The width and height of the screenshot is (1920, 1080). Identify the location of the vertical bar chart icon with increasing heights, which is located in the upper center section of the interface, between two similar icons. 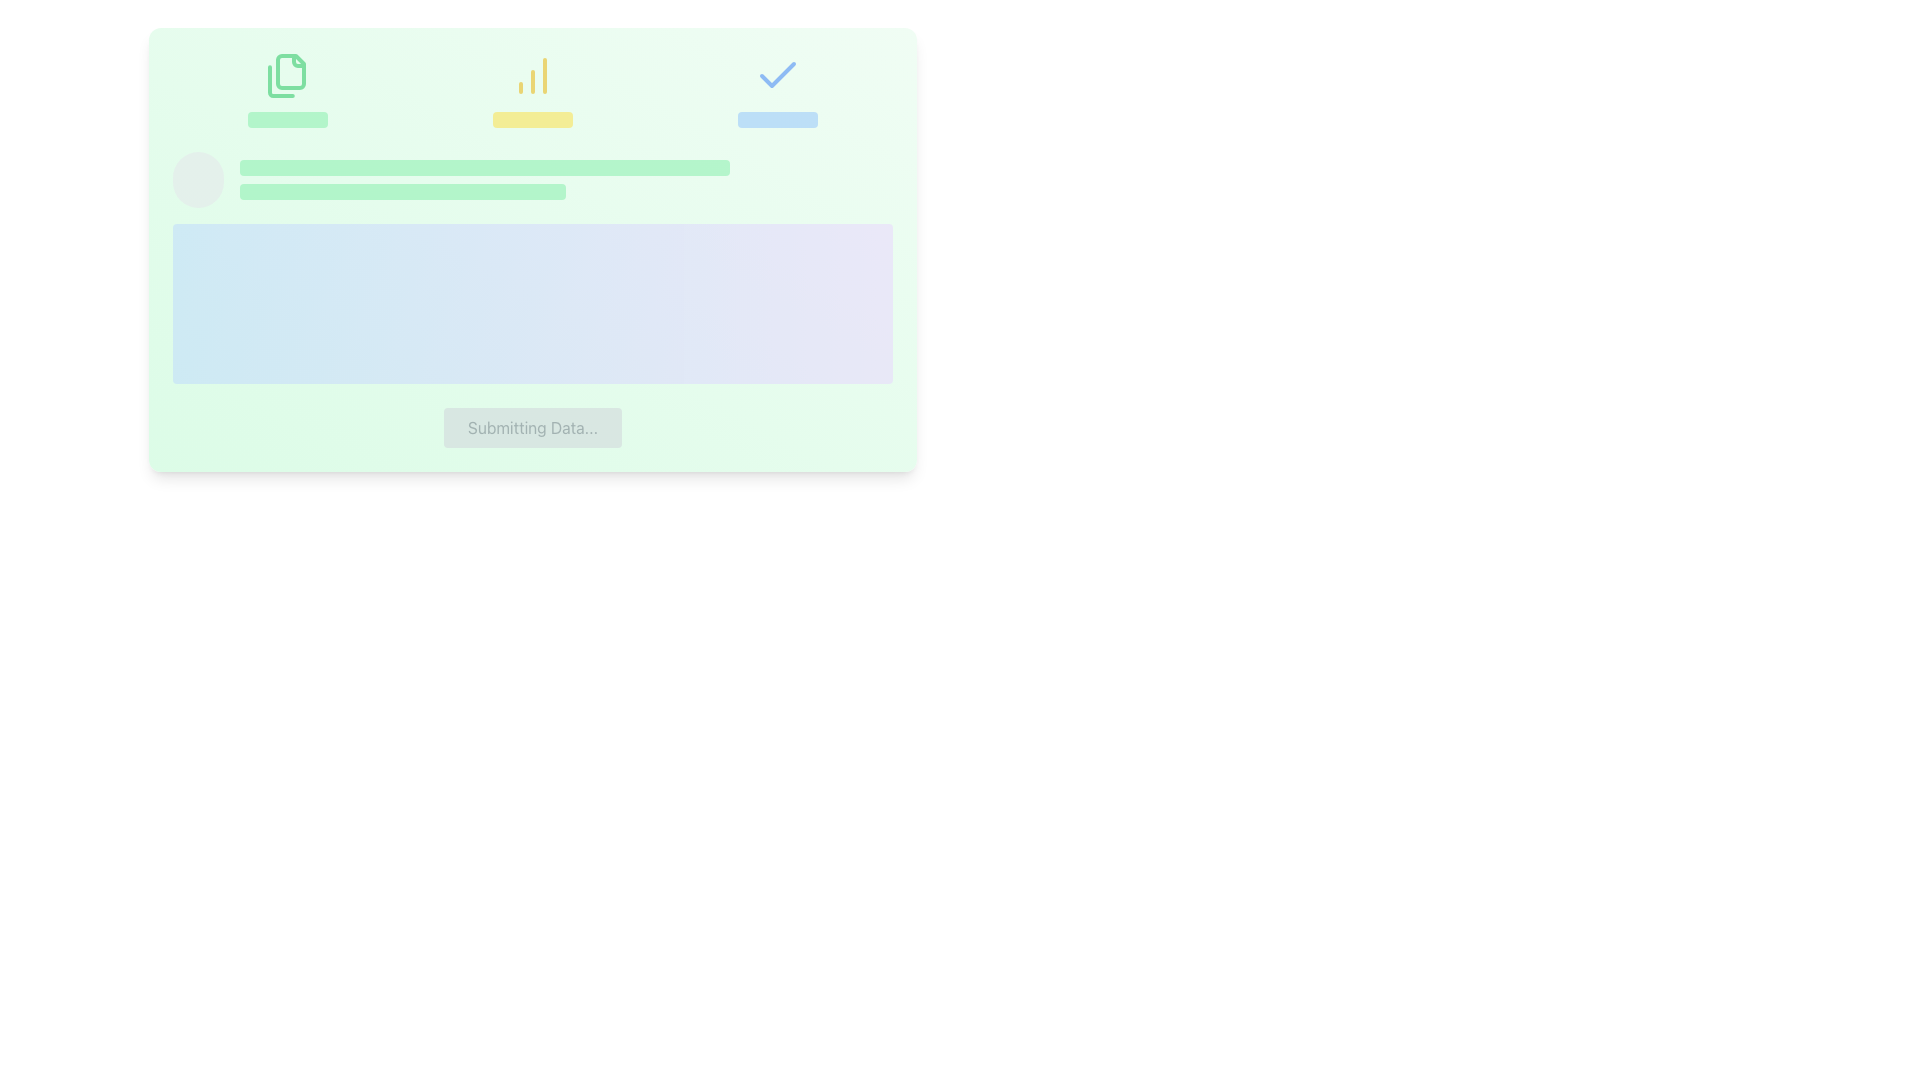
(532, 88).